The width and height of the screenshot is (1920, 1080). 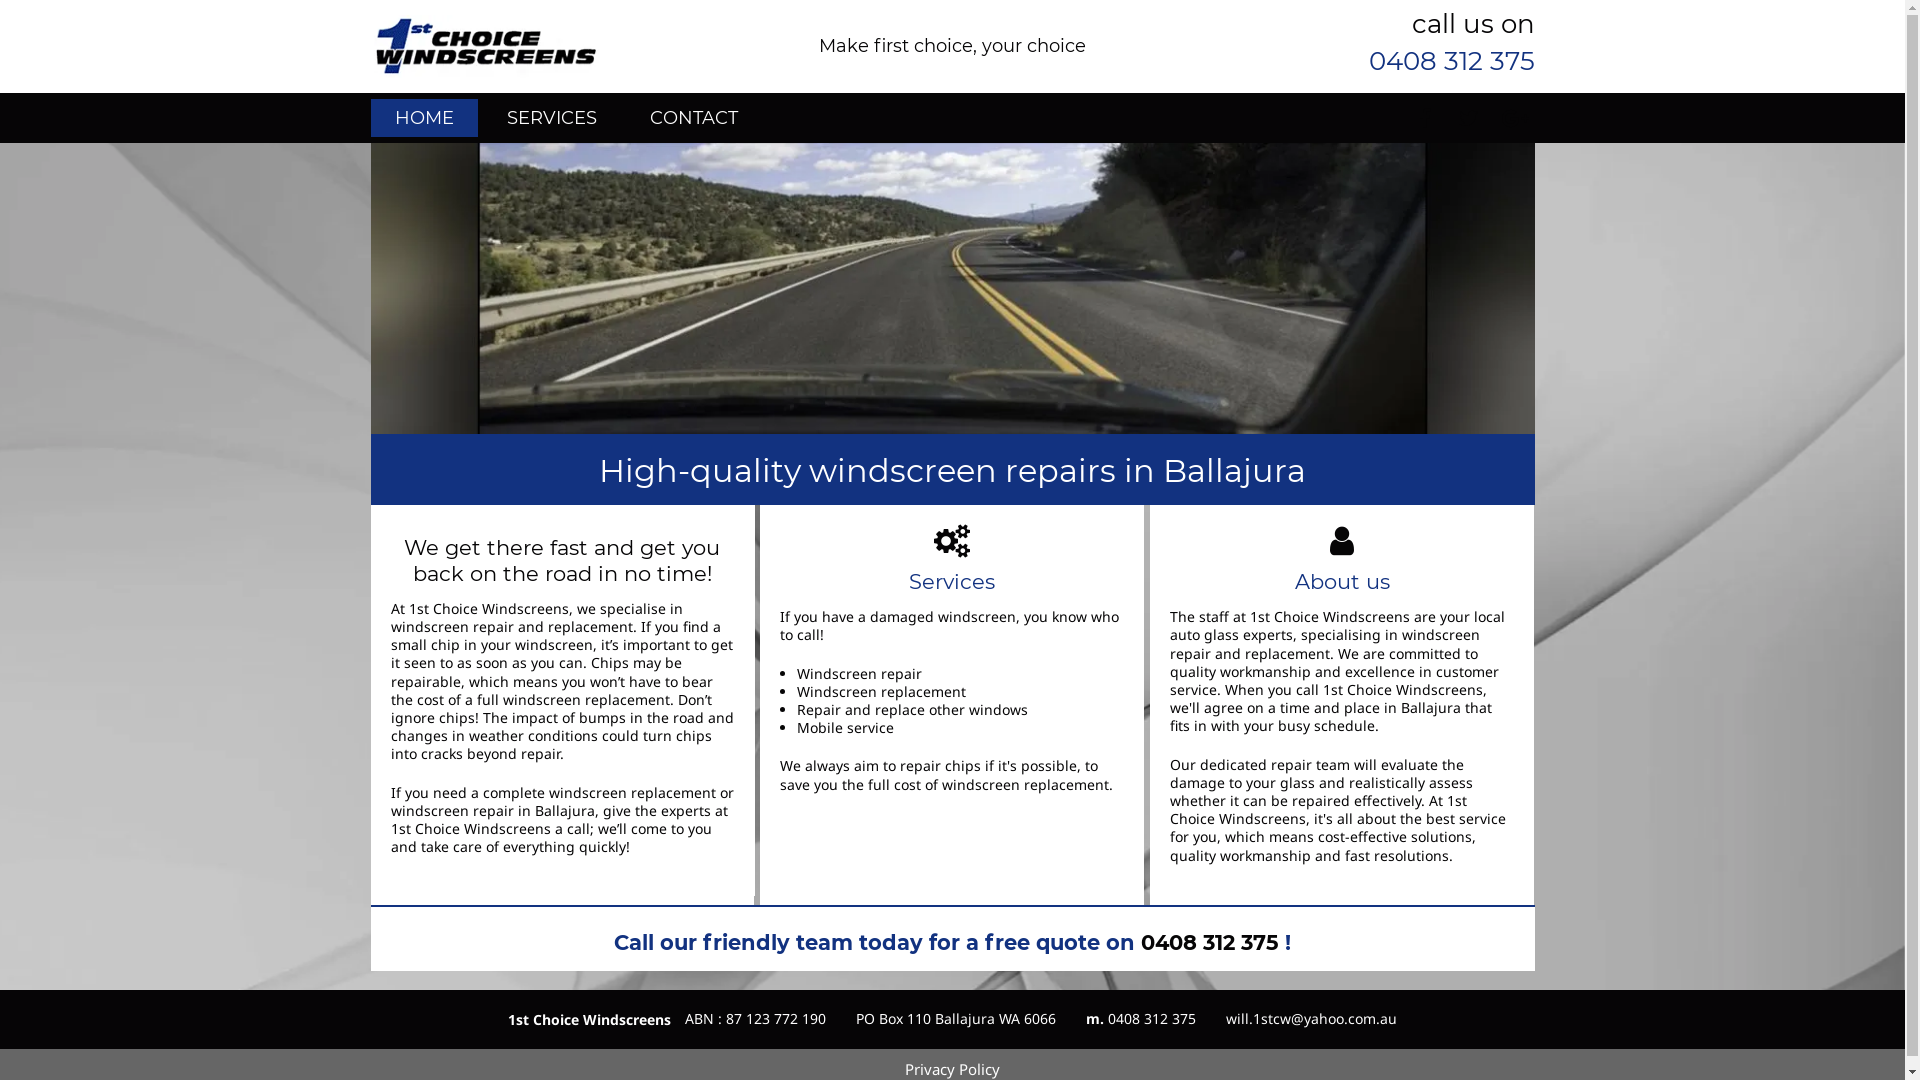 I want to click on 'first choice windscreens business logo', so click(x=484, y=45).